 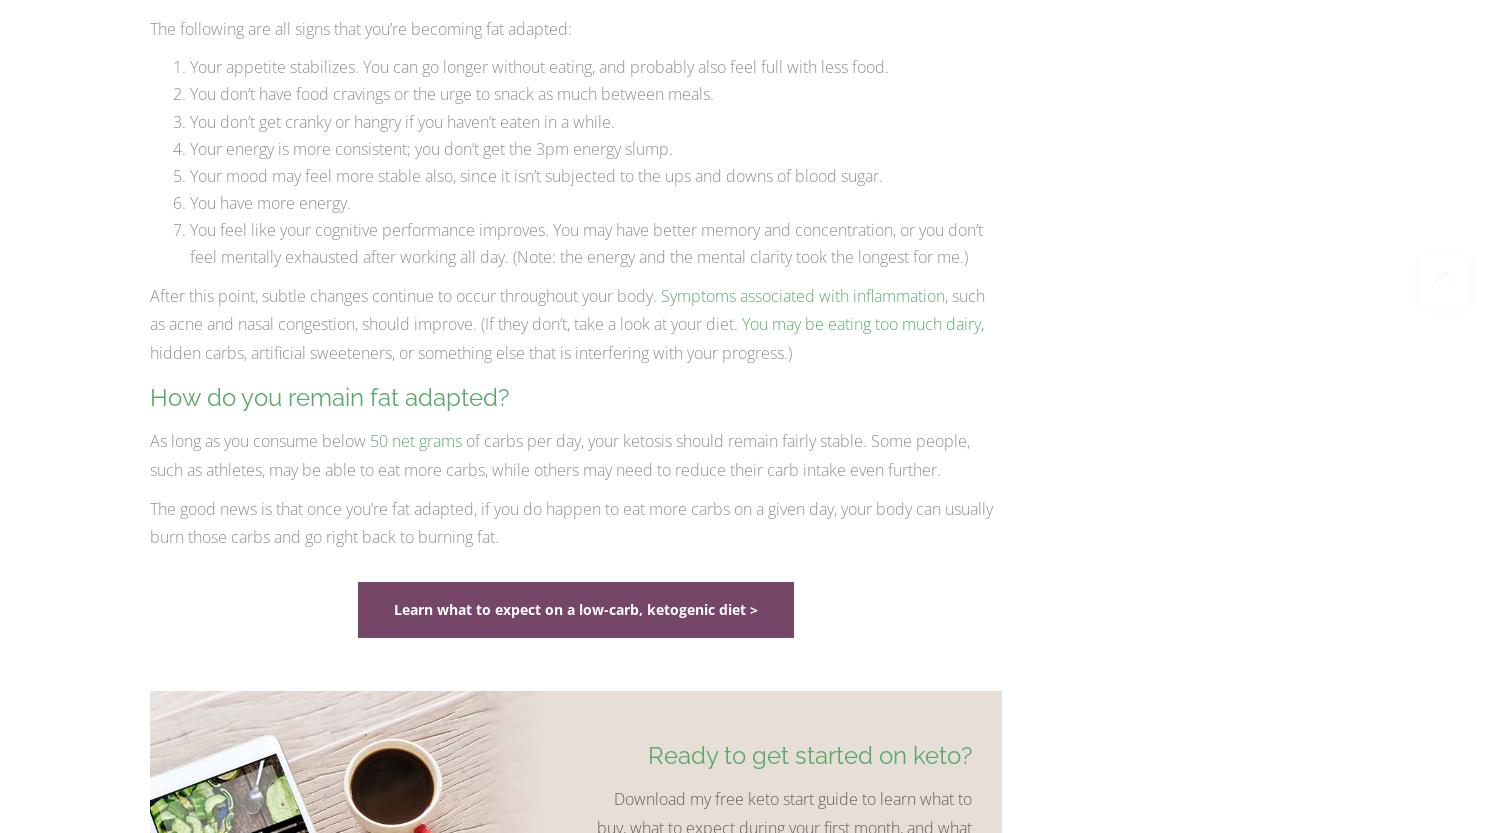 What do you see at coordinates (810, 755) in the screenshot?
I see `'Ready to get started on keto?'` at bounding box center [810, 755].